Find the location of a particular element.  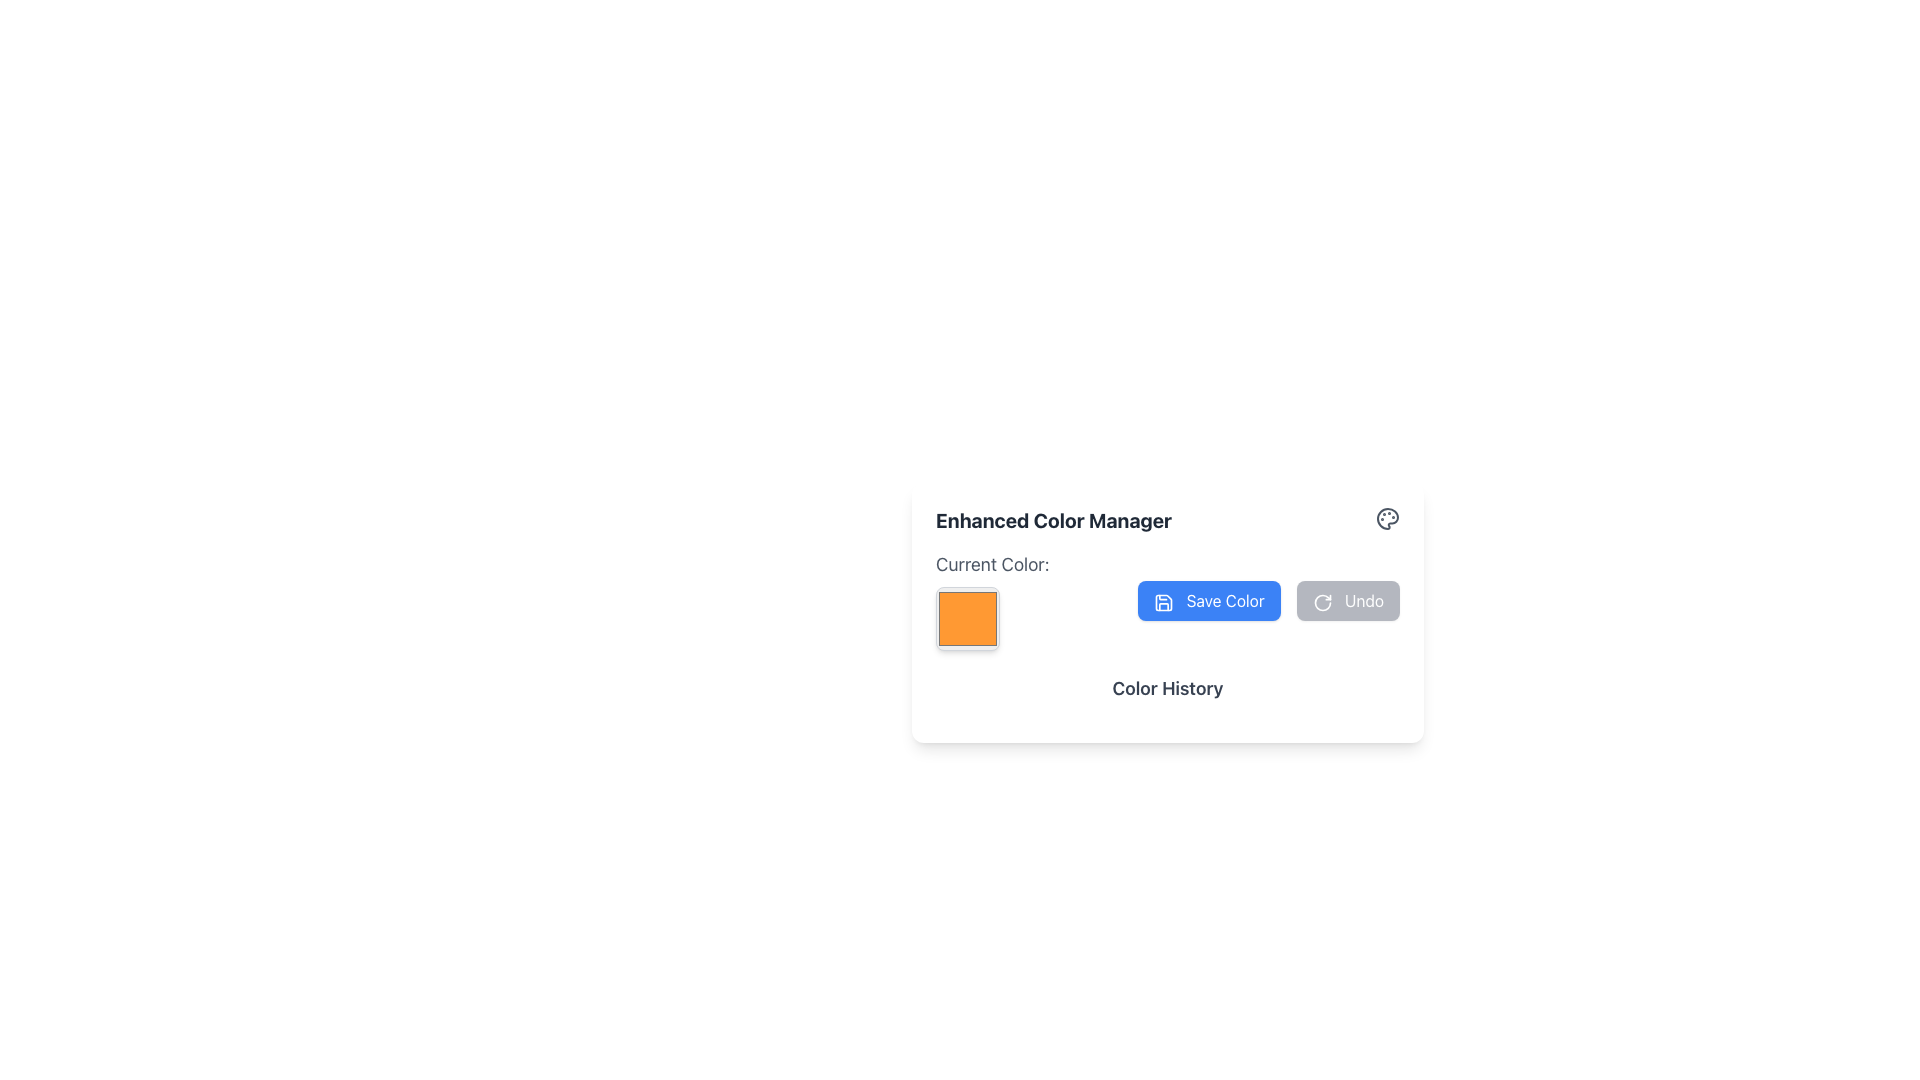

the 'Undo' button located to the right of the 'Save Color' button in the control panel is located at coordinates (1348, 600).